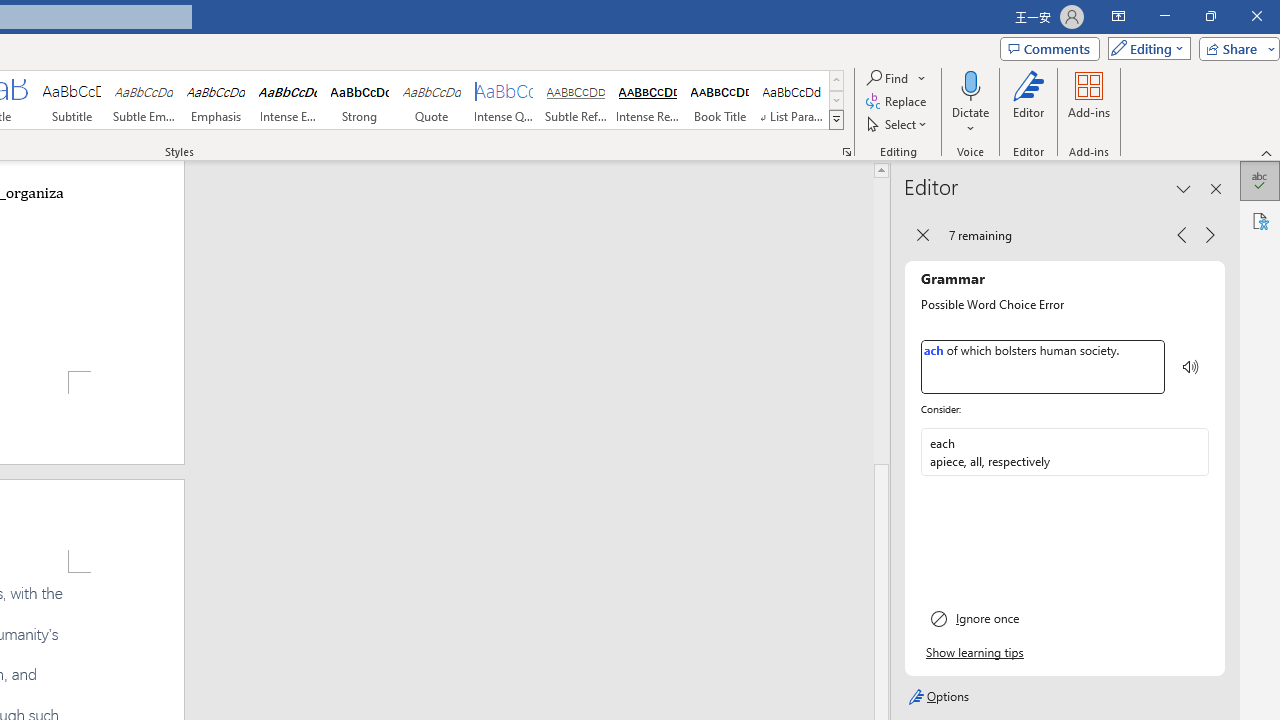 This screenshot has width=1280, height=720. What do you see at coordinates (431, 100) in the screenshot?
I see `'Quote'` at bounding box center [431, 100].